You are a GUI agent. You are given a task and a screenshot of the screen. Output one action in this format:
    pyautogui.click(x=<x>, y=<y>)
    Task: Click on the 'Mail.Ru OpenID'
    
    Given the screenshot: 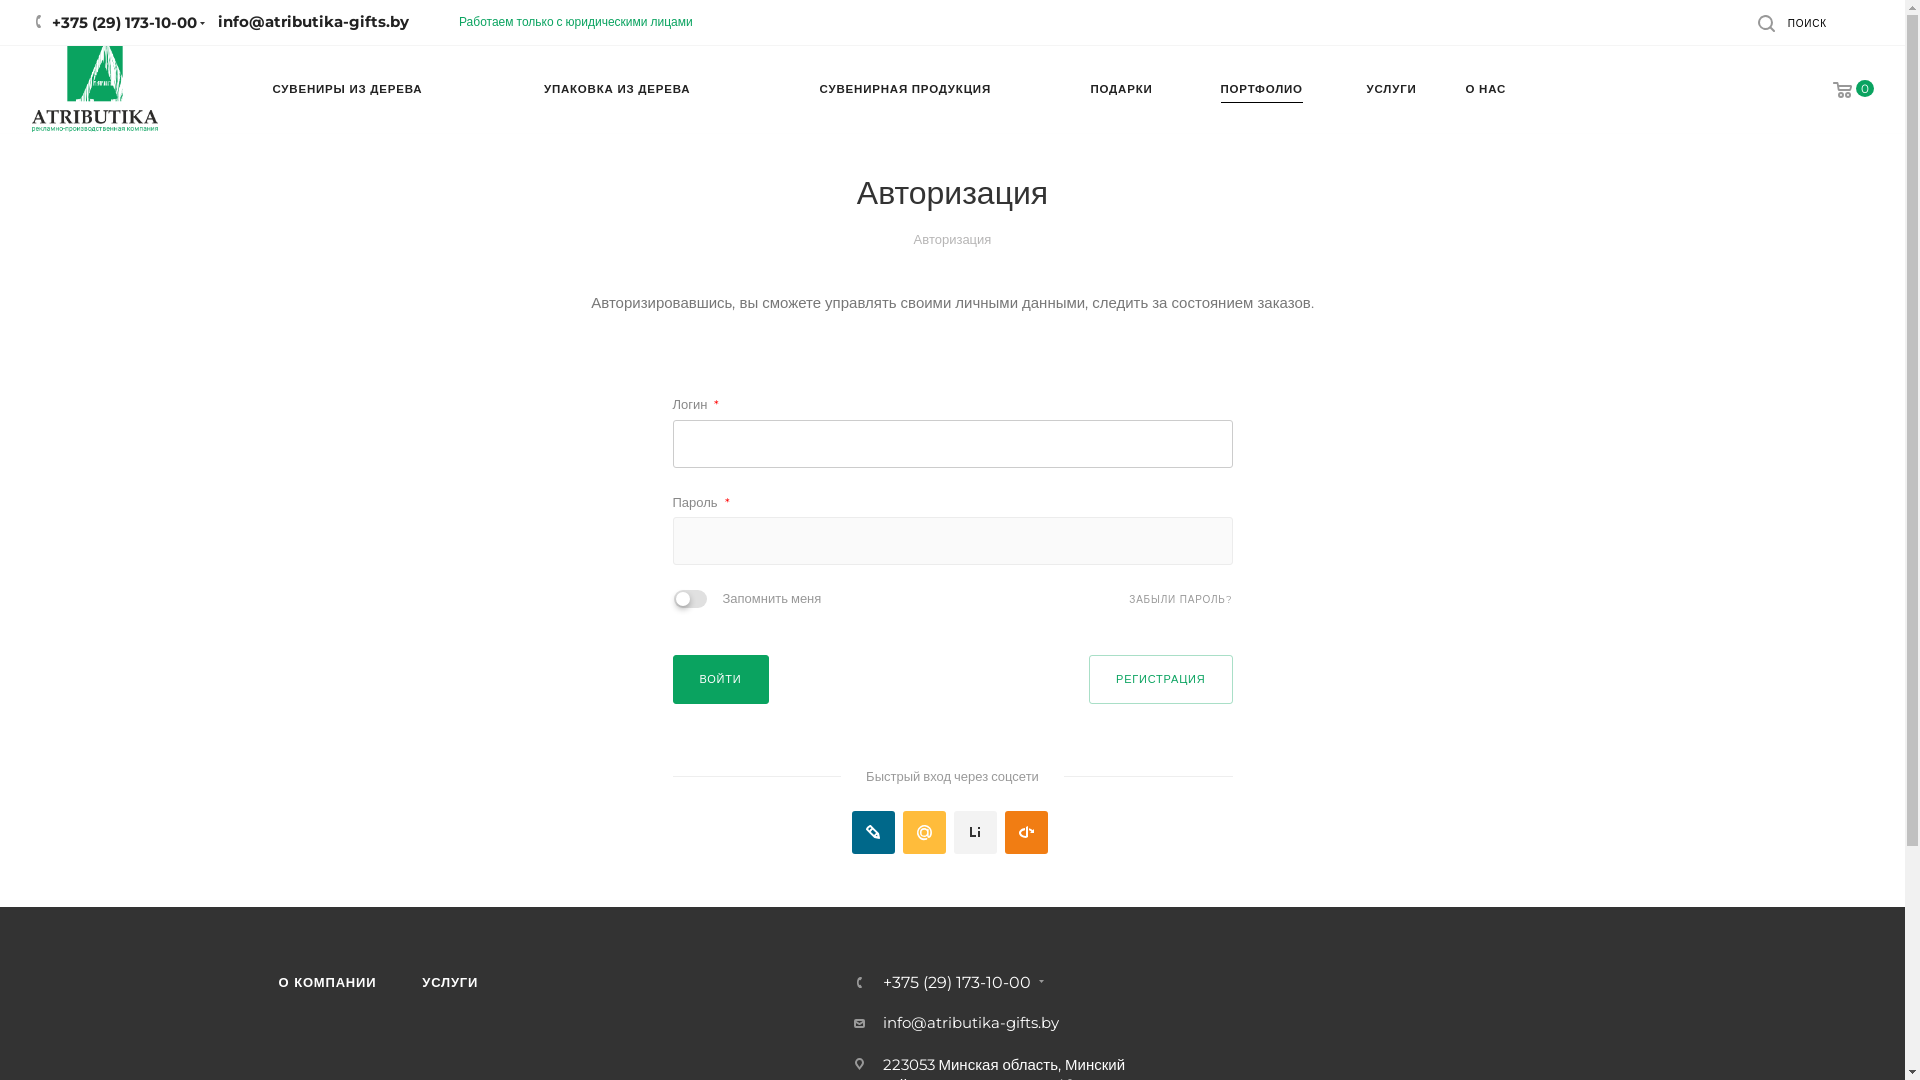 What is the action you would take?
    pyautogui.click(x=923, y=832)
    